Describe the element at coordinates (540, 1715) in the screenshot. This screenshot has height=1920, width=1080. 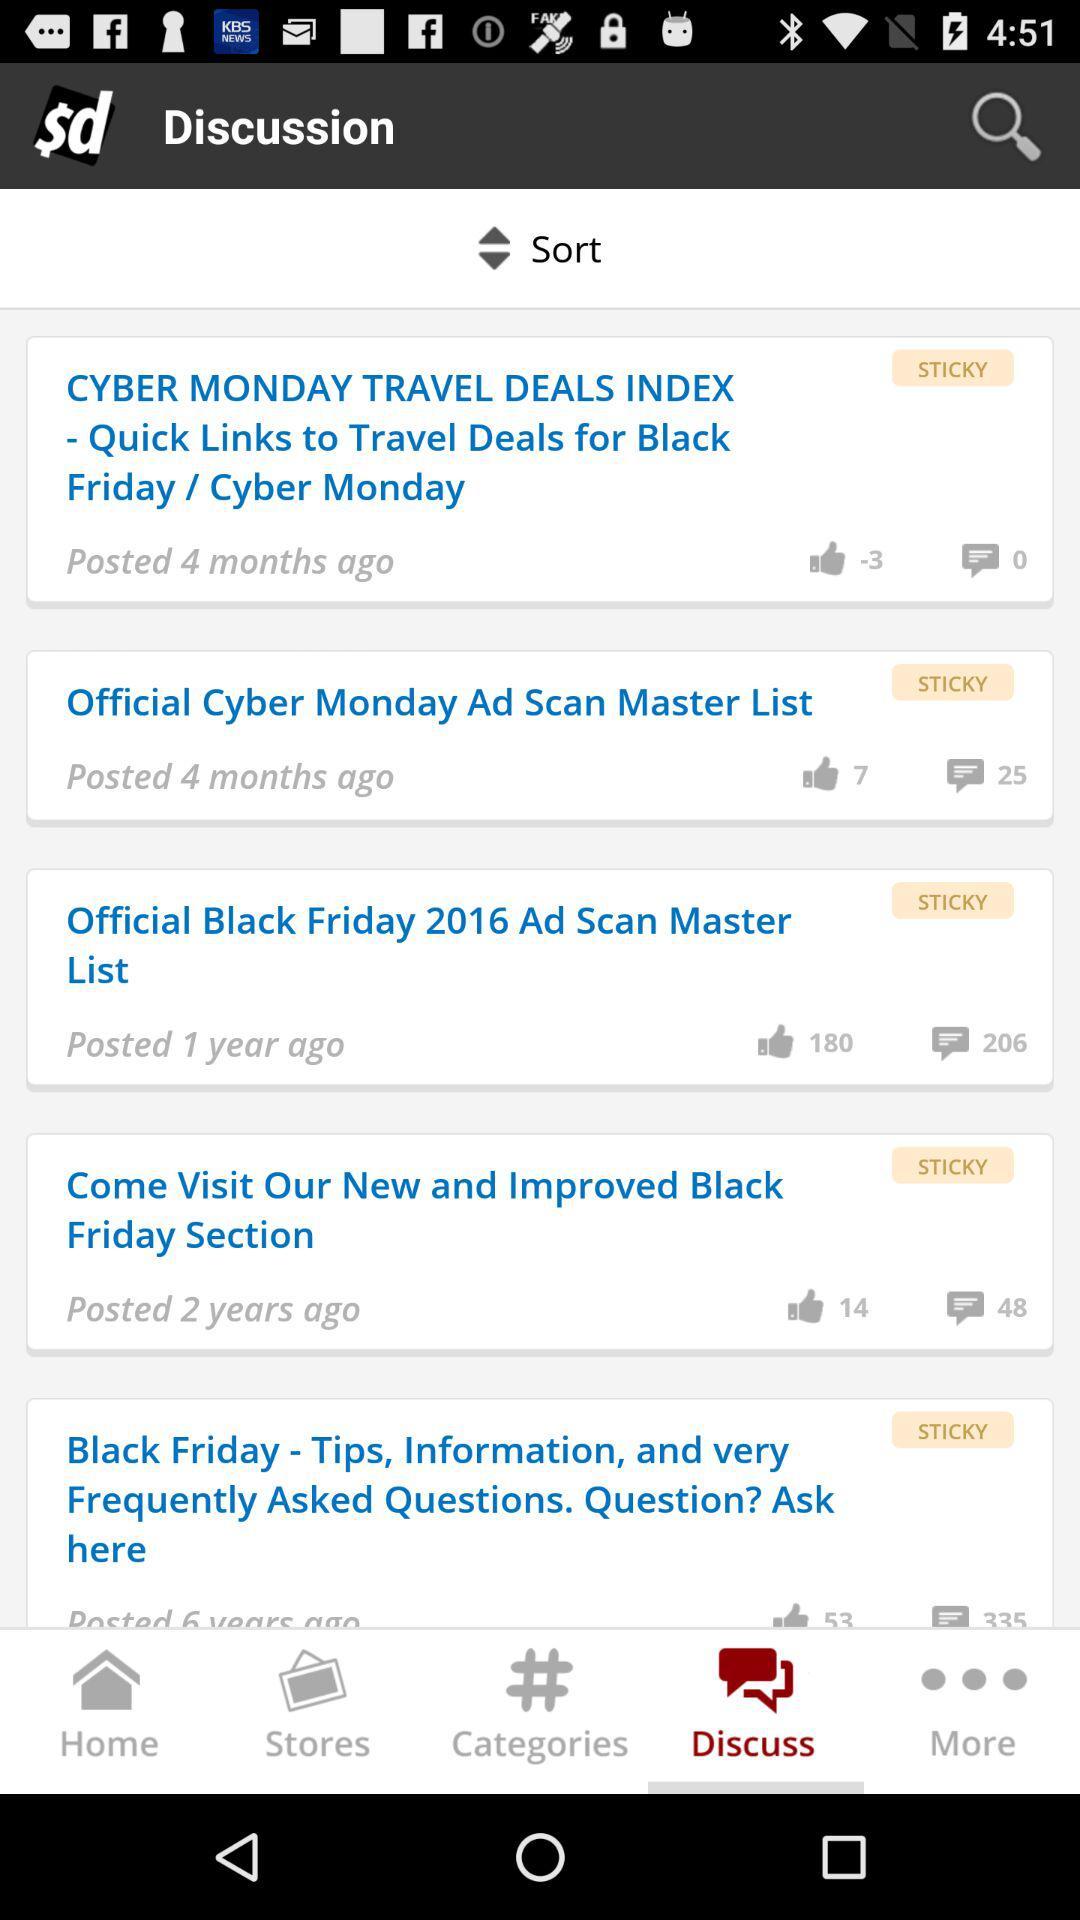
I see `categories` at that location.